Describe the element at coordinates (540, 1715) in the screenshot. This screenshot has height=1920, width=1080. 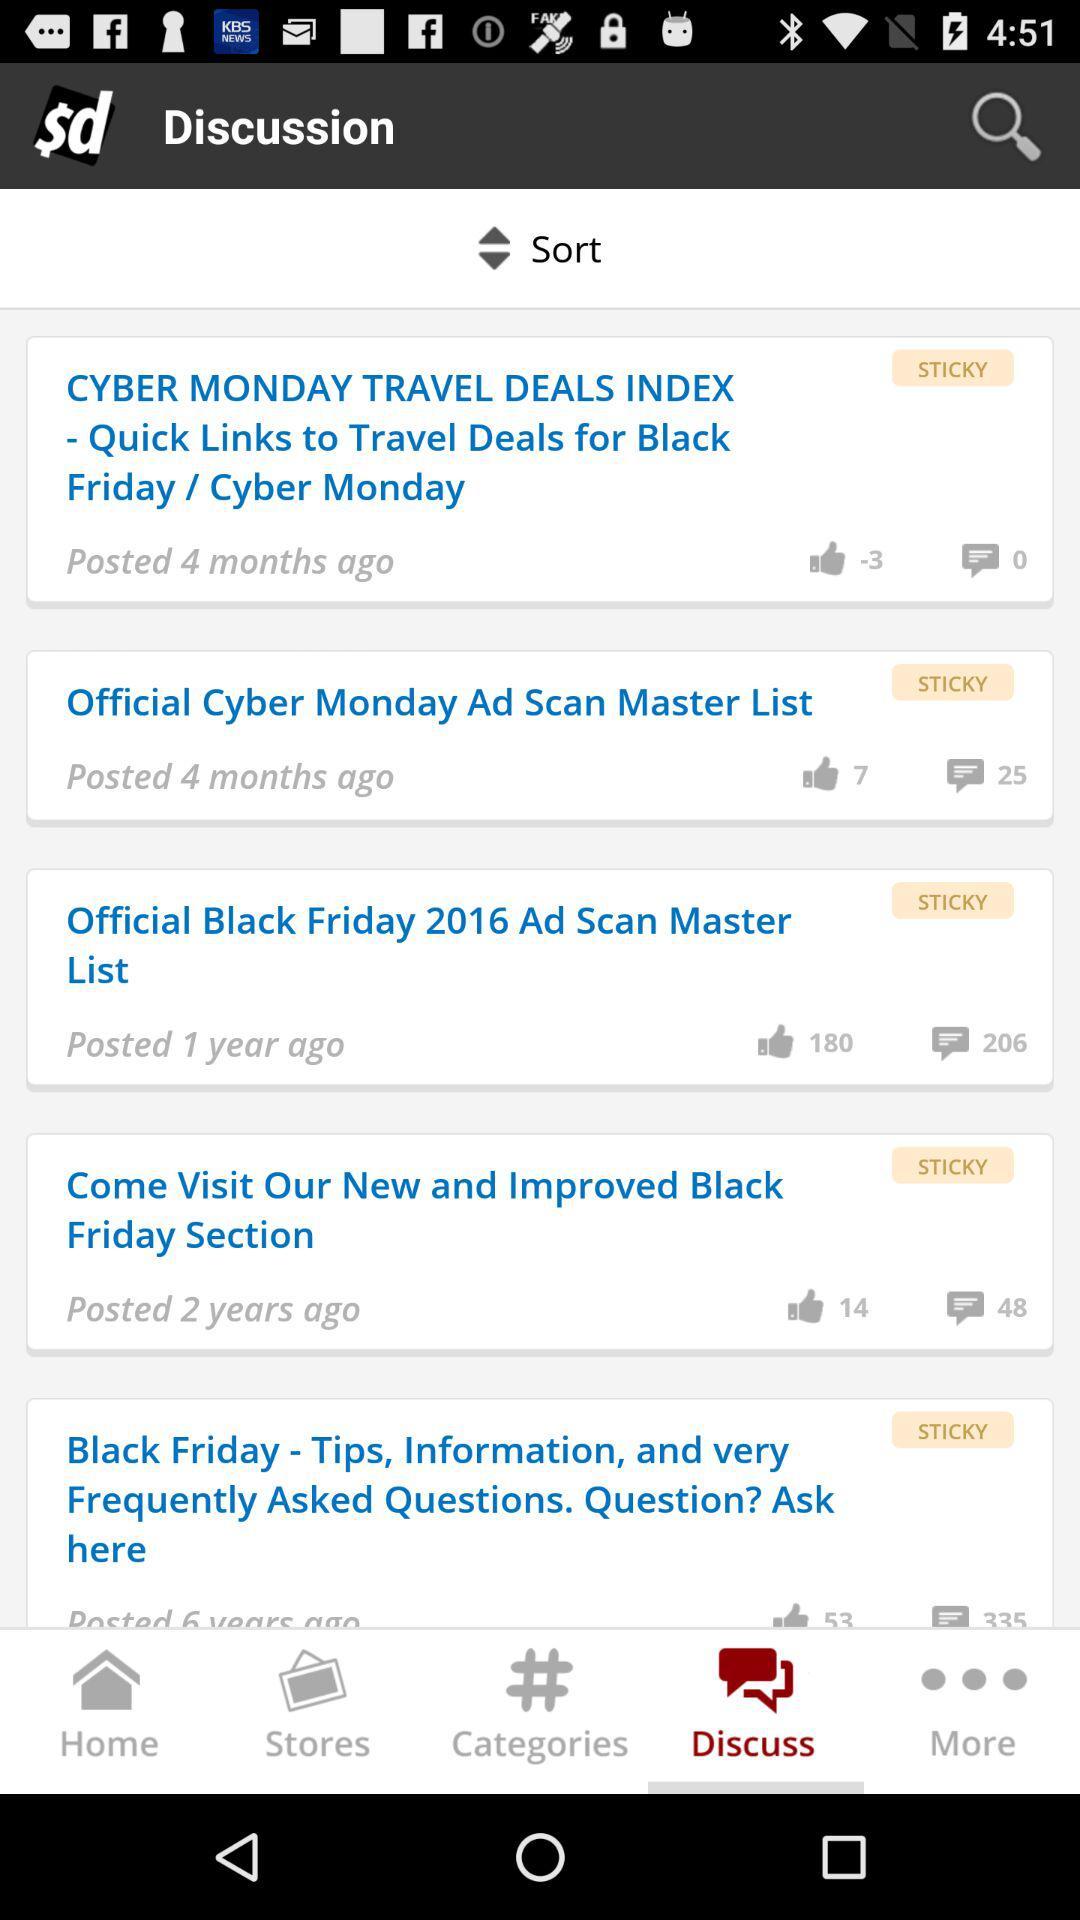
I see `categories` at that location.